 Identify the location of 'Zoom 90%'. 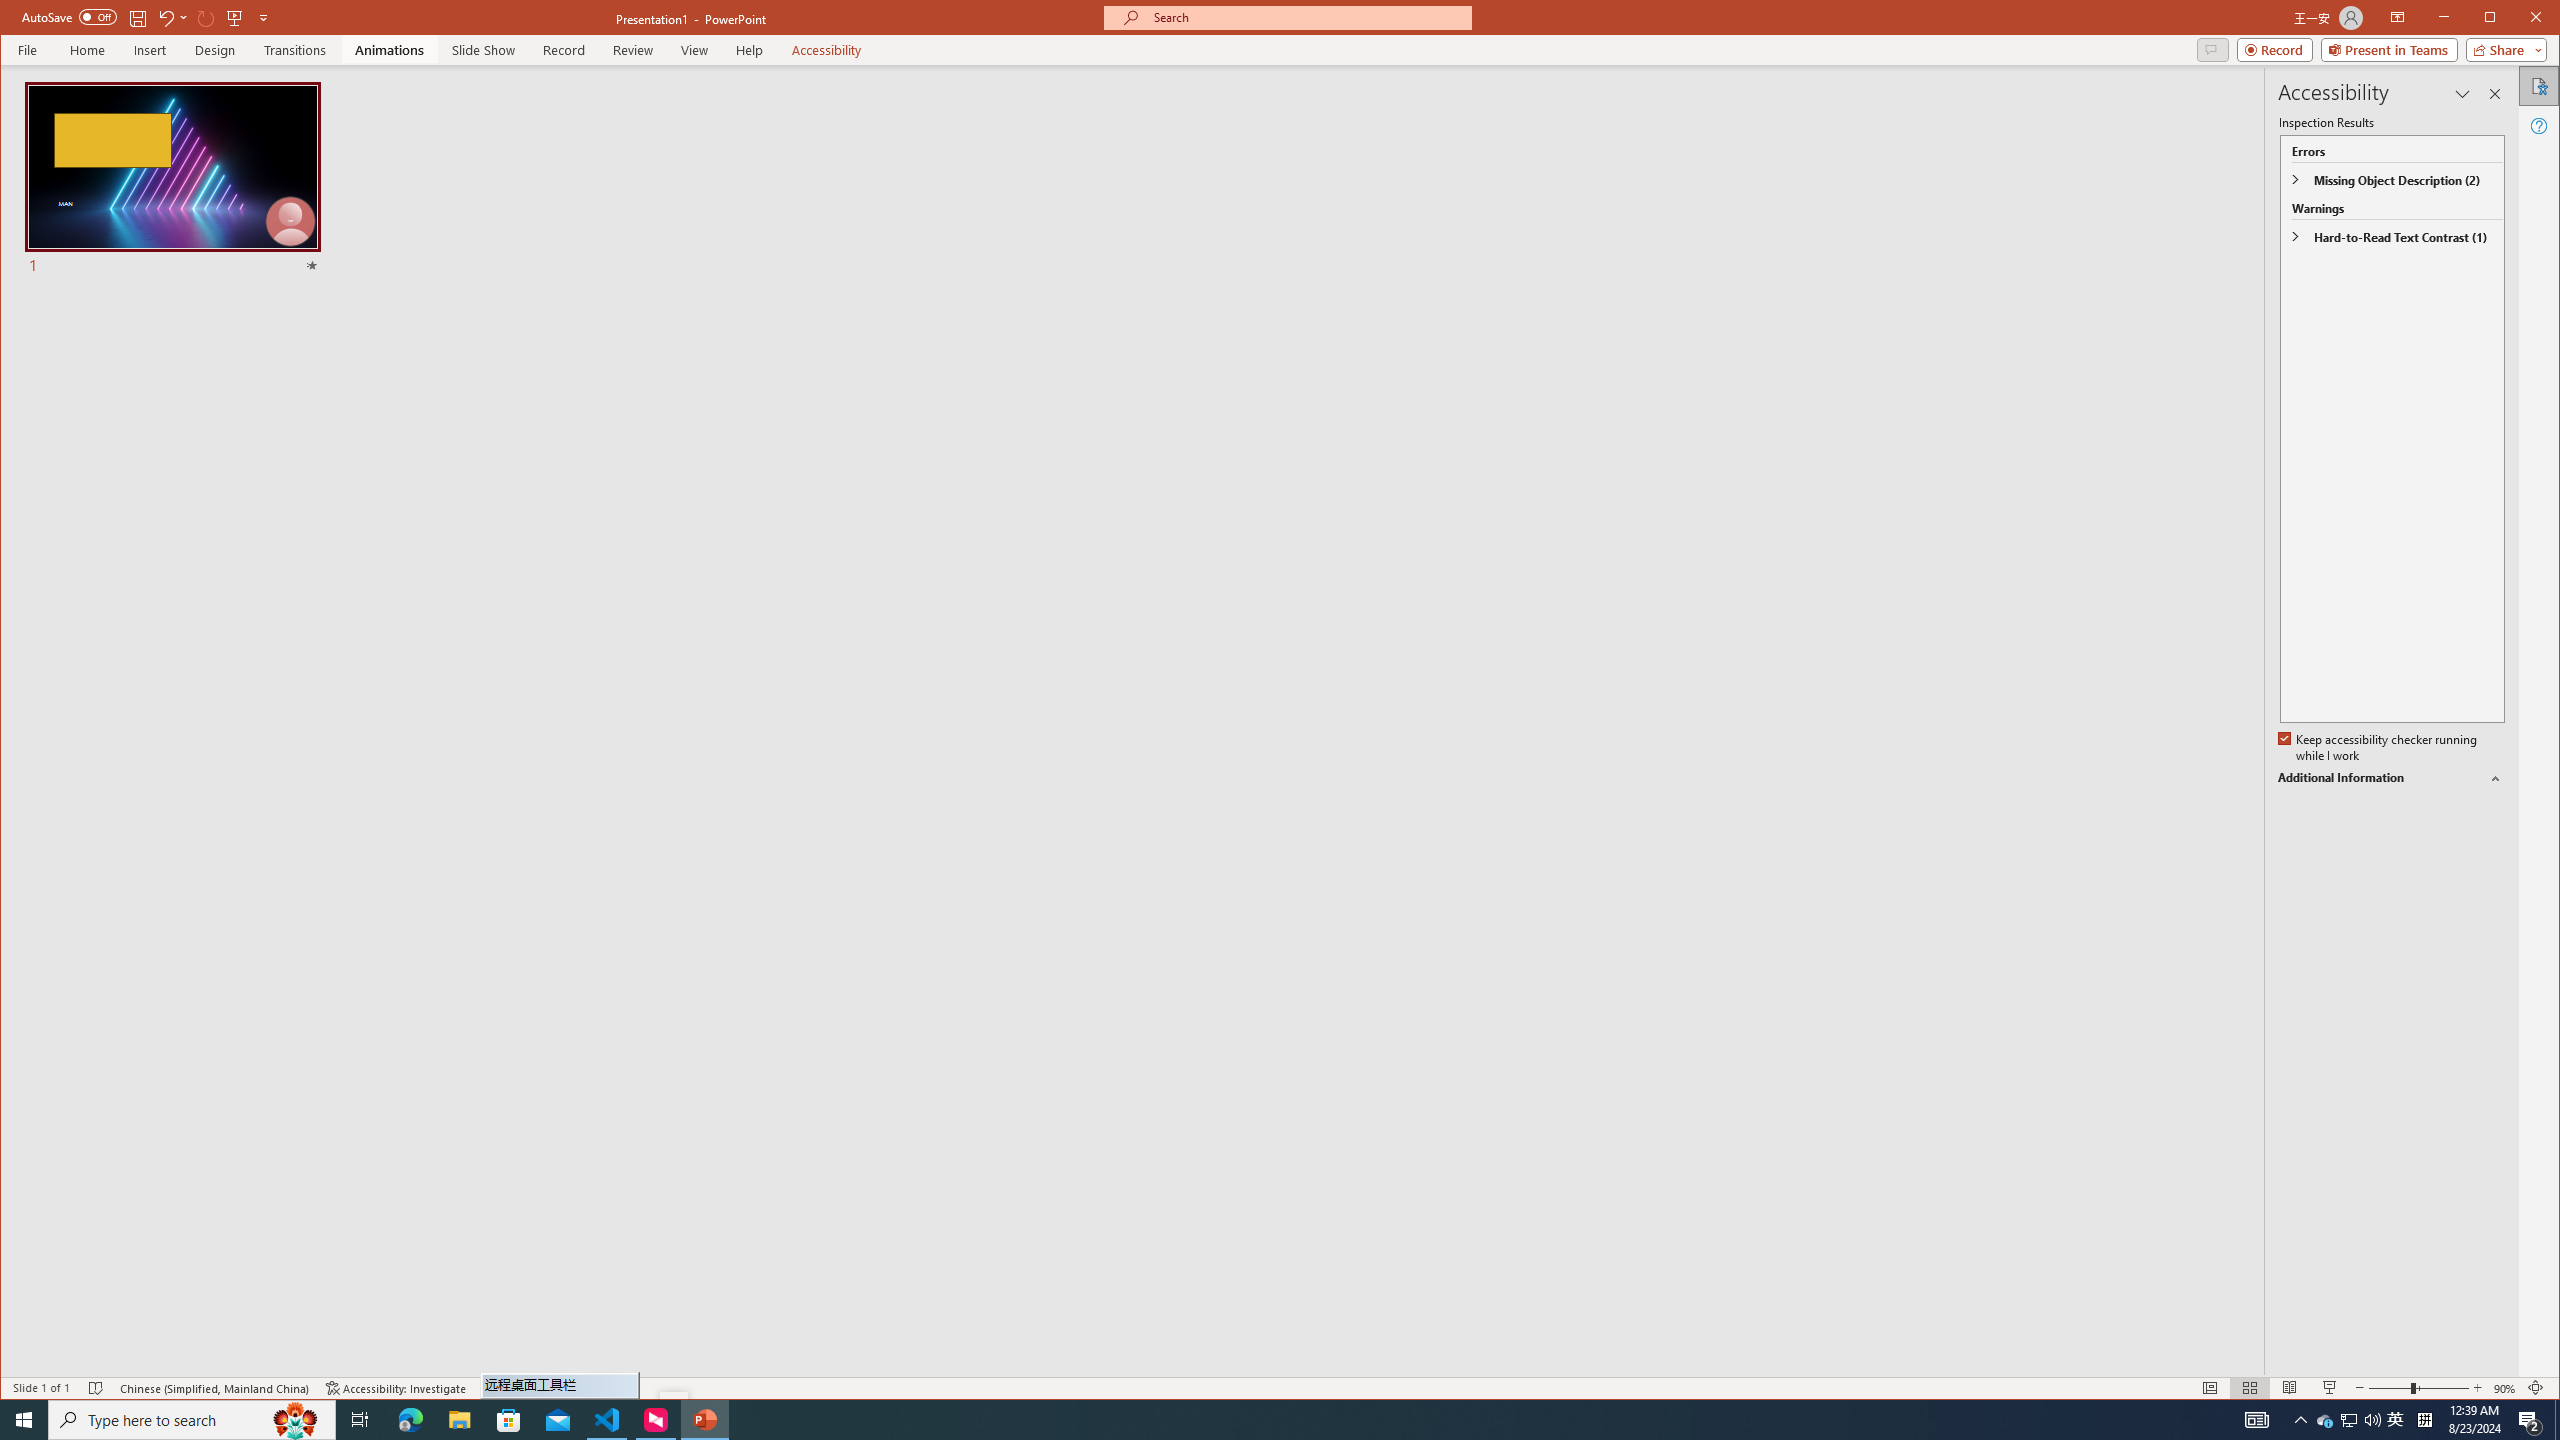
(2503, 1387).